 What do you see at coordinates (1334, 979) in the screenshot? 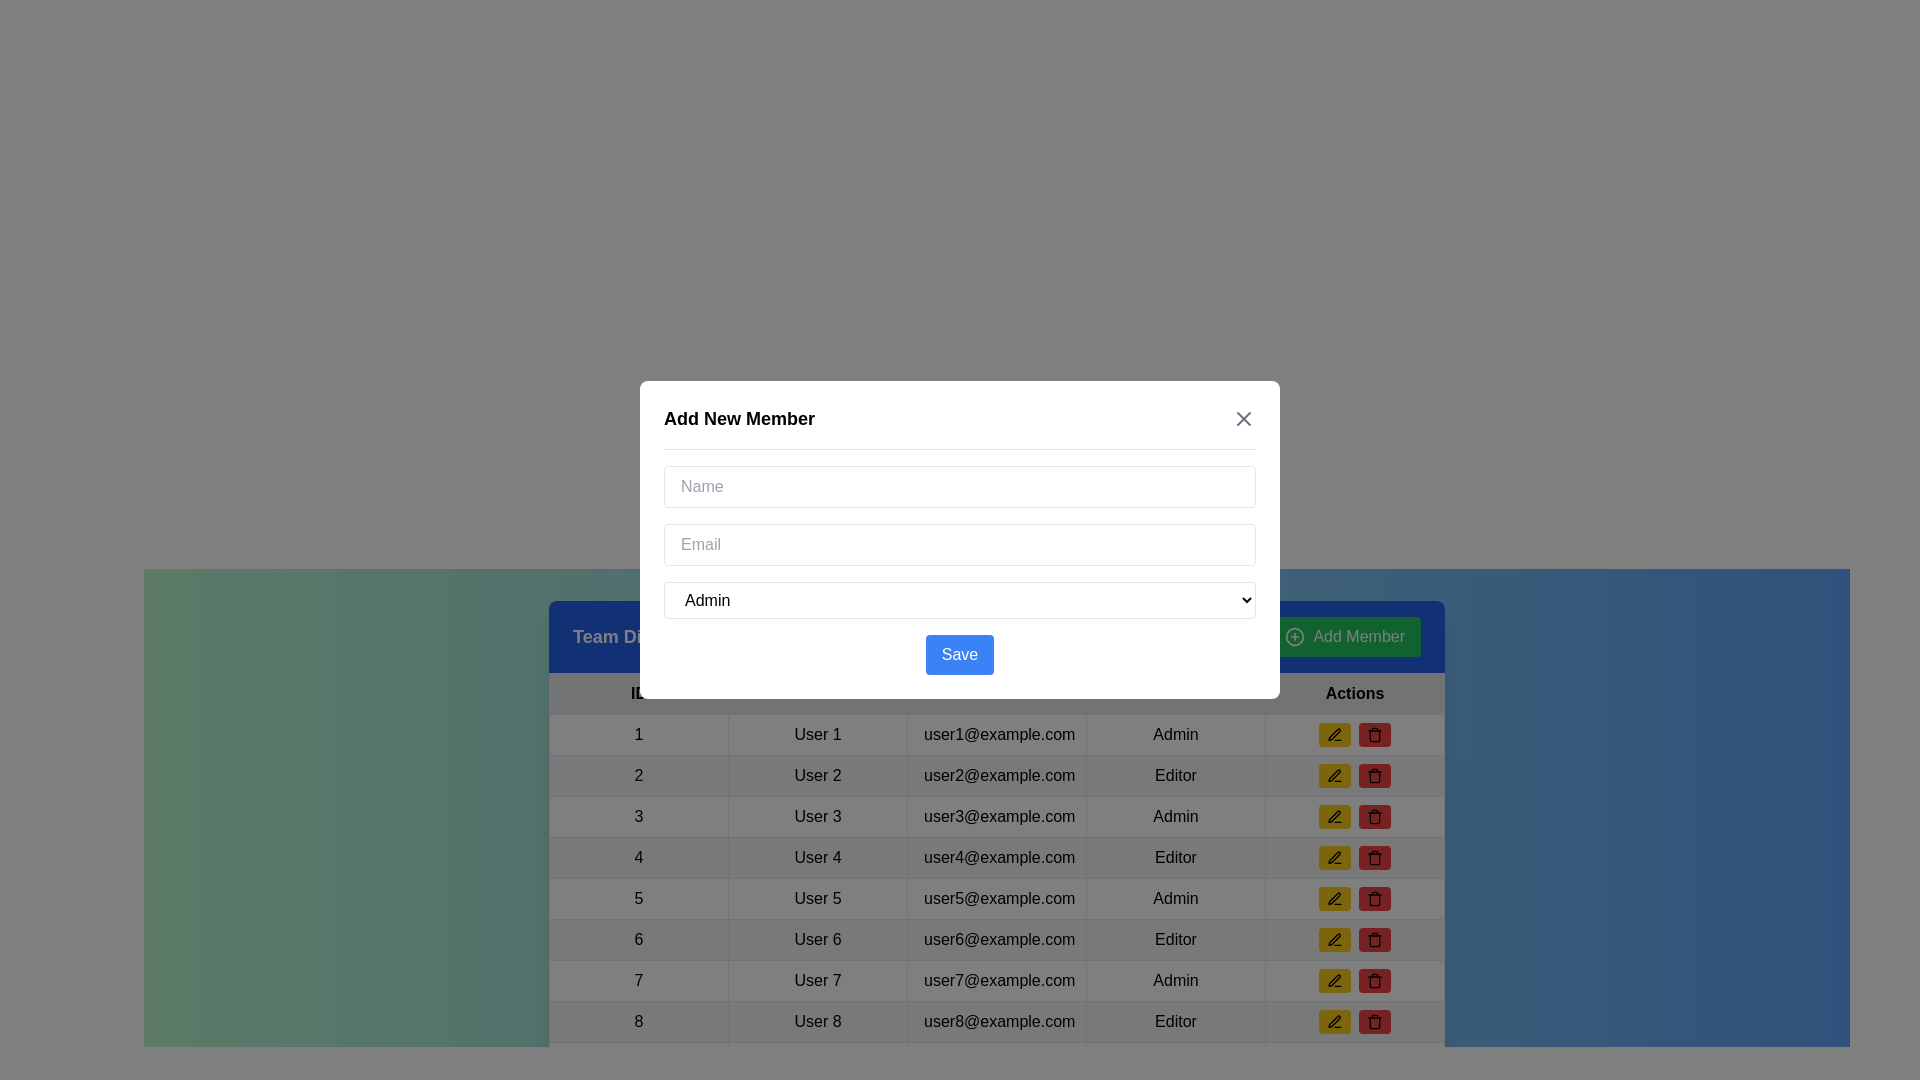
I see `the edit button located in the last row of the table under the 'Actions' column` at bounding box center [1334, 979].